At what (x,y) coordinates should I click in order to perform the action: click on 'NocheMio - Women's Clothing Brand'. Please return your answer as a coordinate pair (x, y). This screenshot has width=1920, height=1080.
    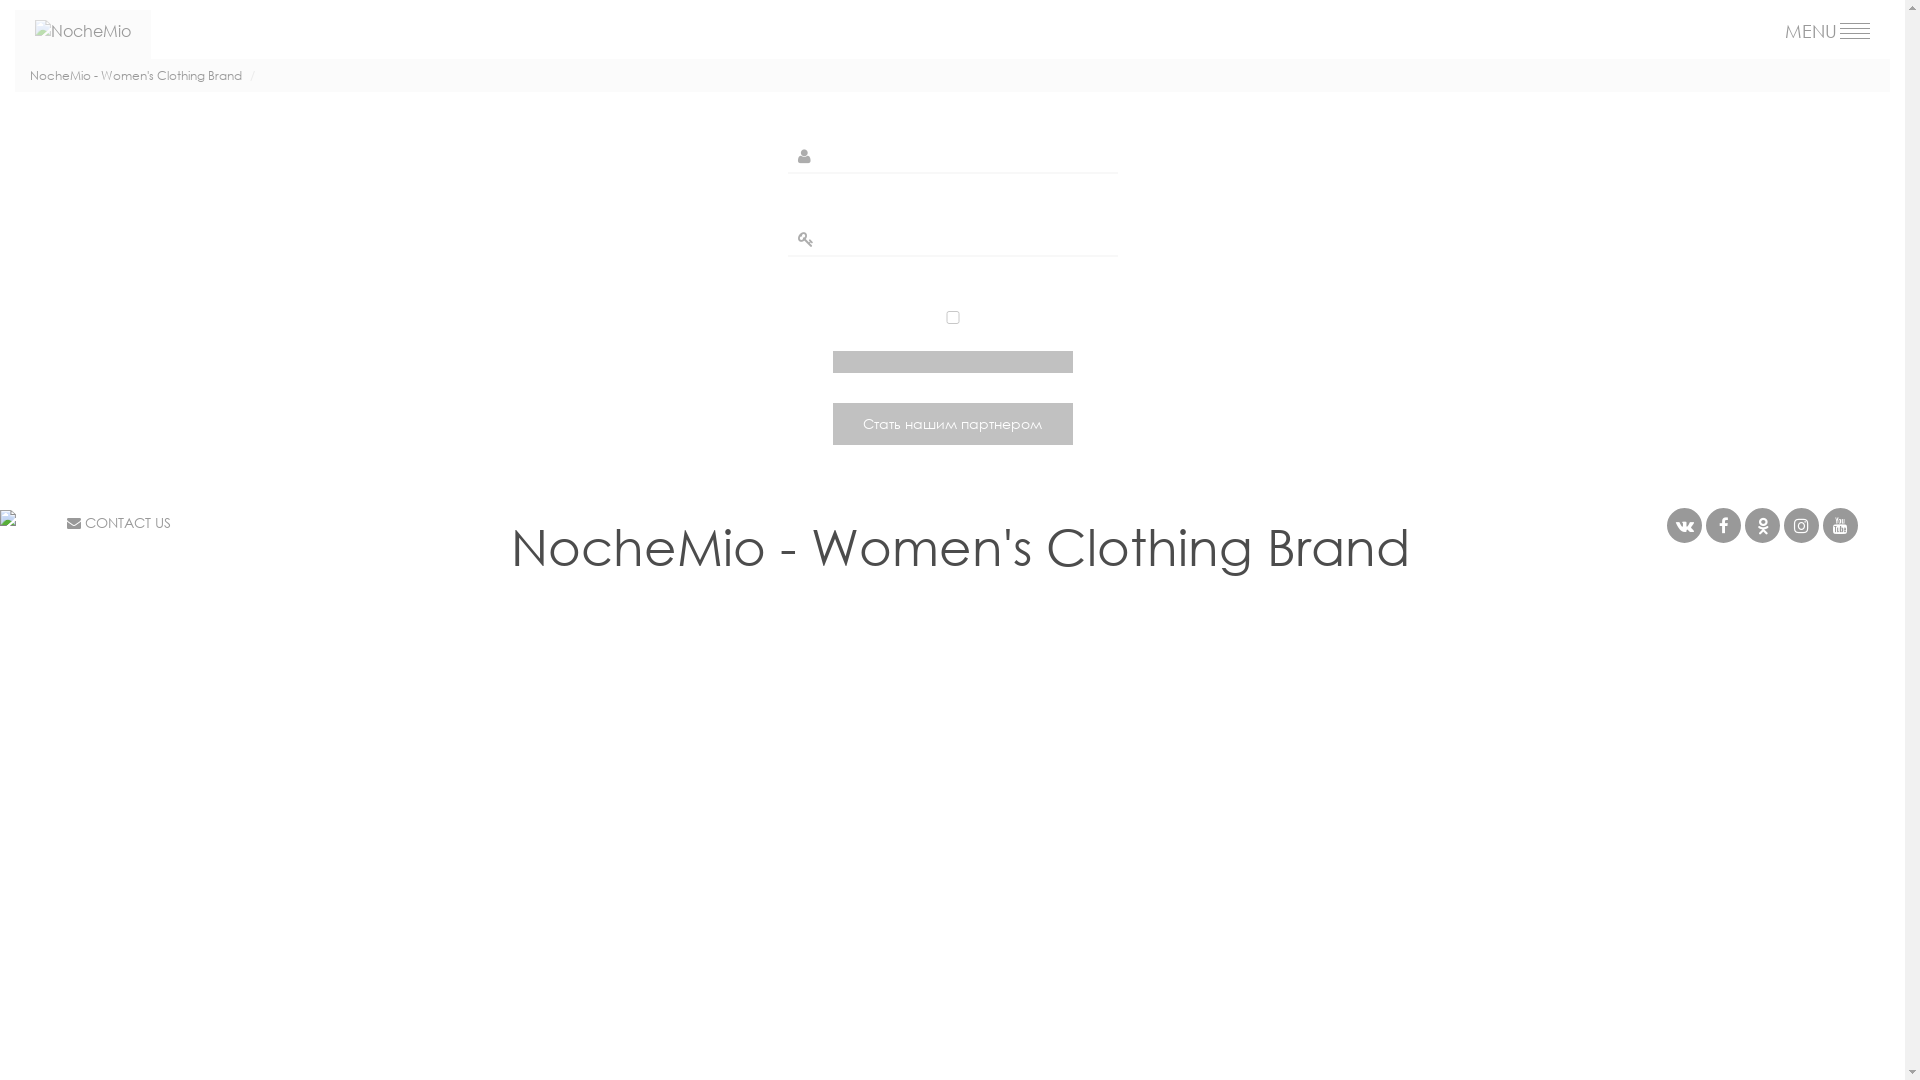
    Looking at the image, I should click on (29, 74).